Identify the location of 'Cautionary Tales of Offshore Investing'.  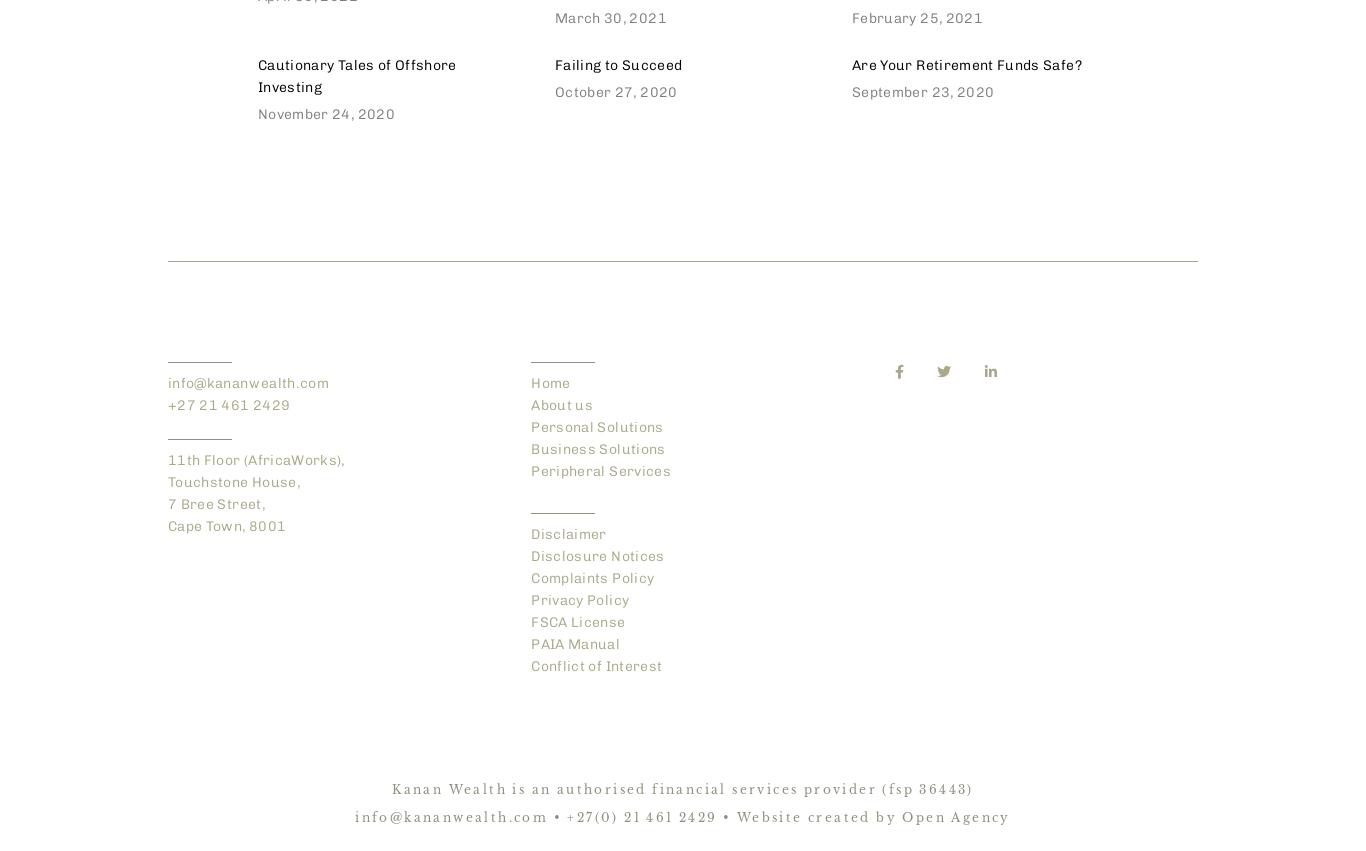
(355, 76).